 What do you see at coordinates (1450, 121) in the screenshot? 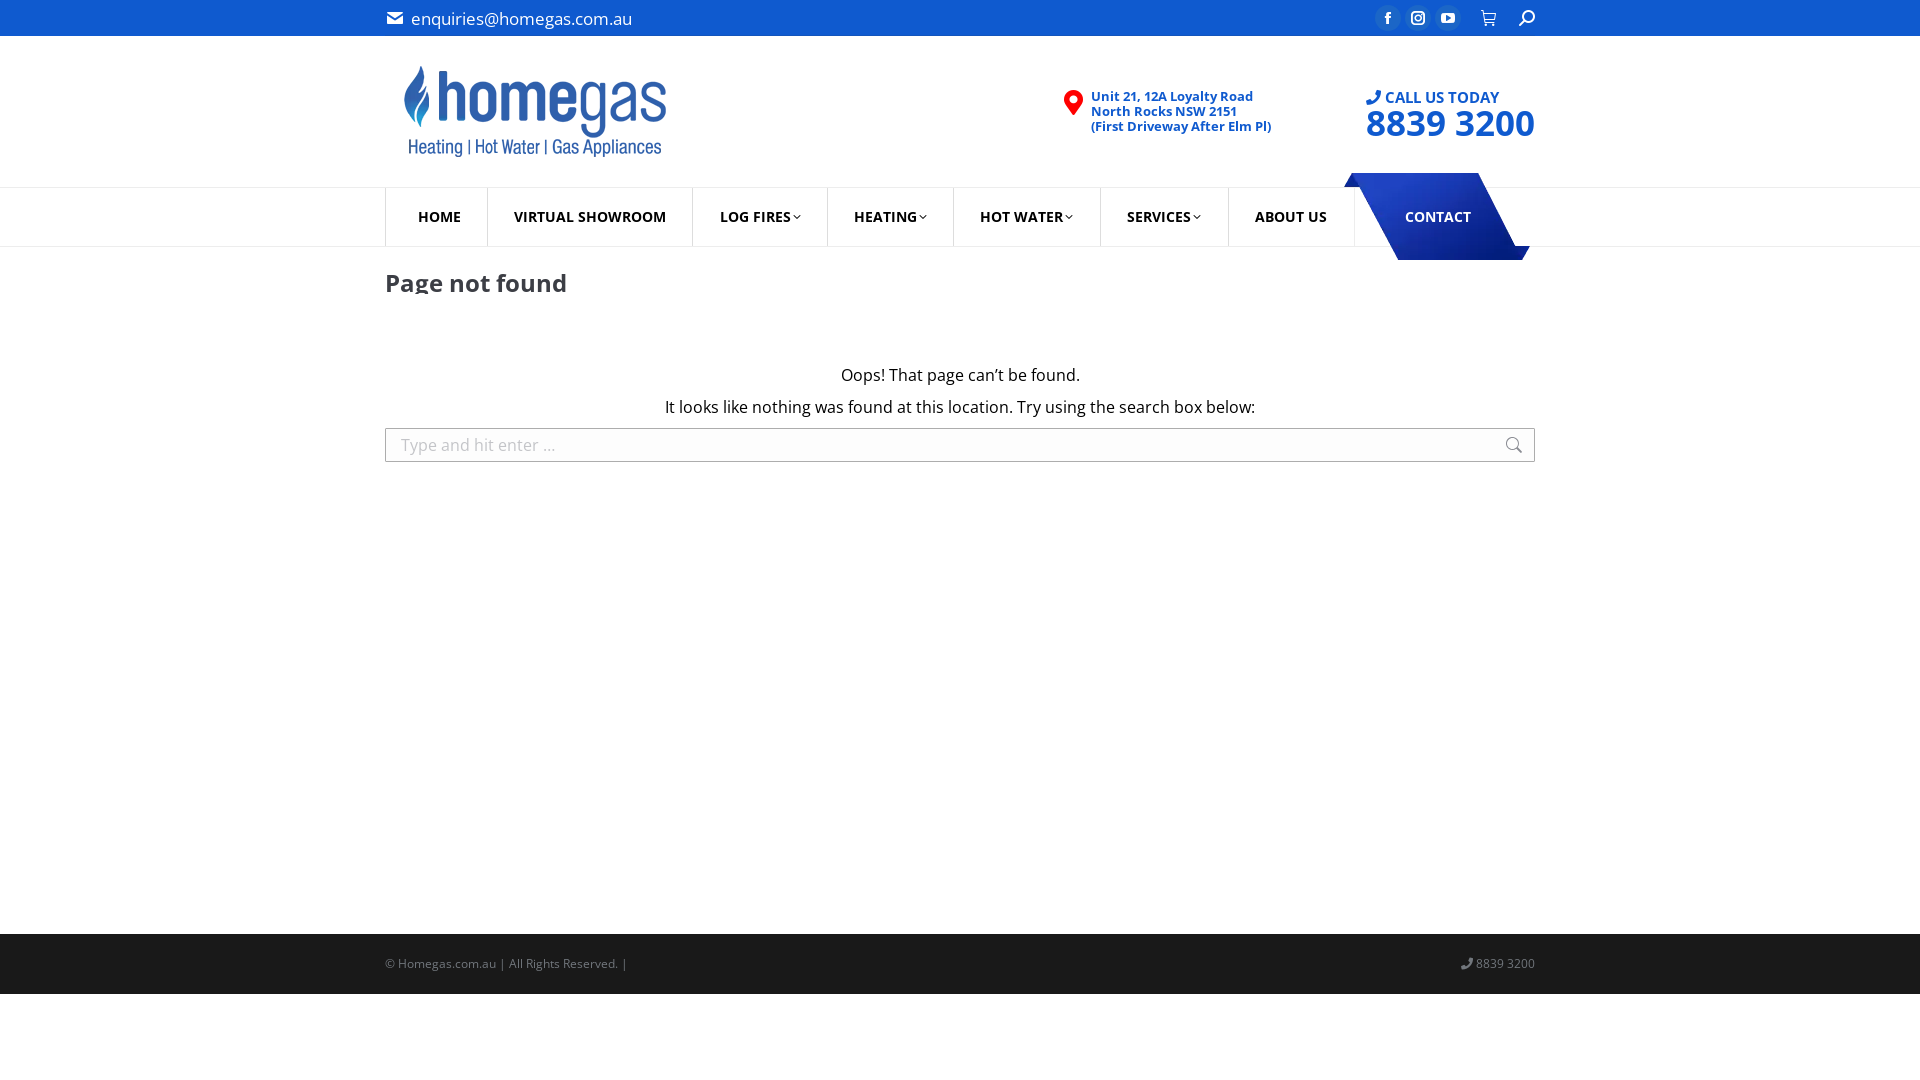
I see `'8839 3200'` at bounding box center [1450, 121].